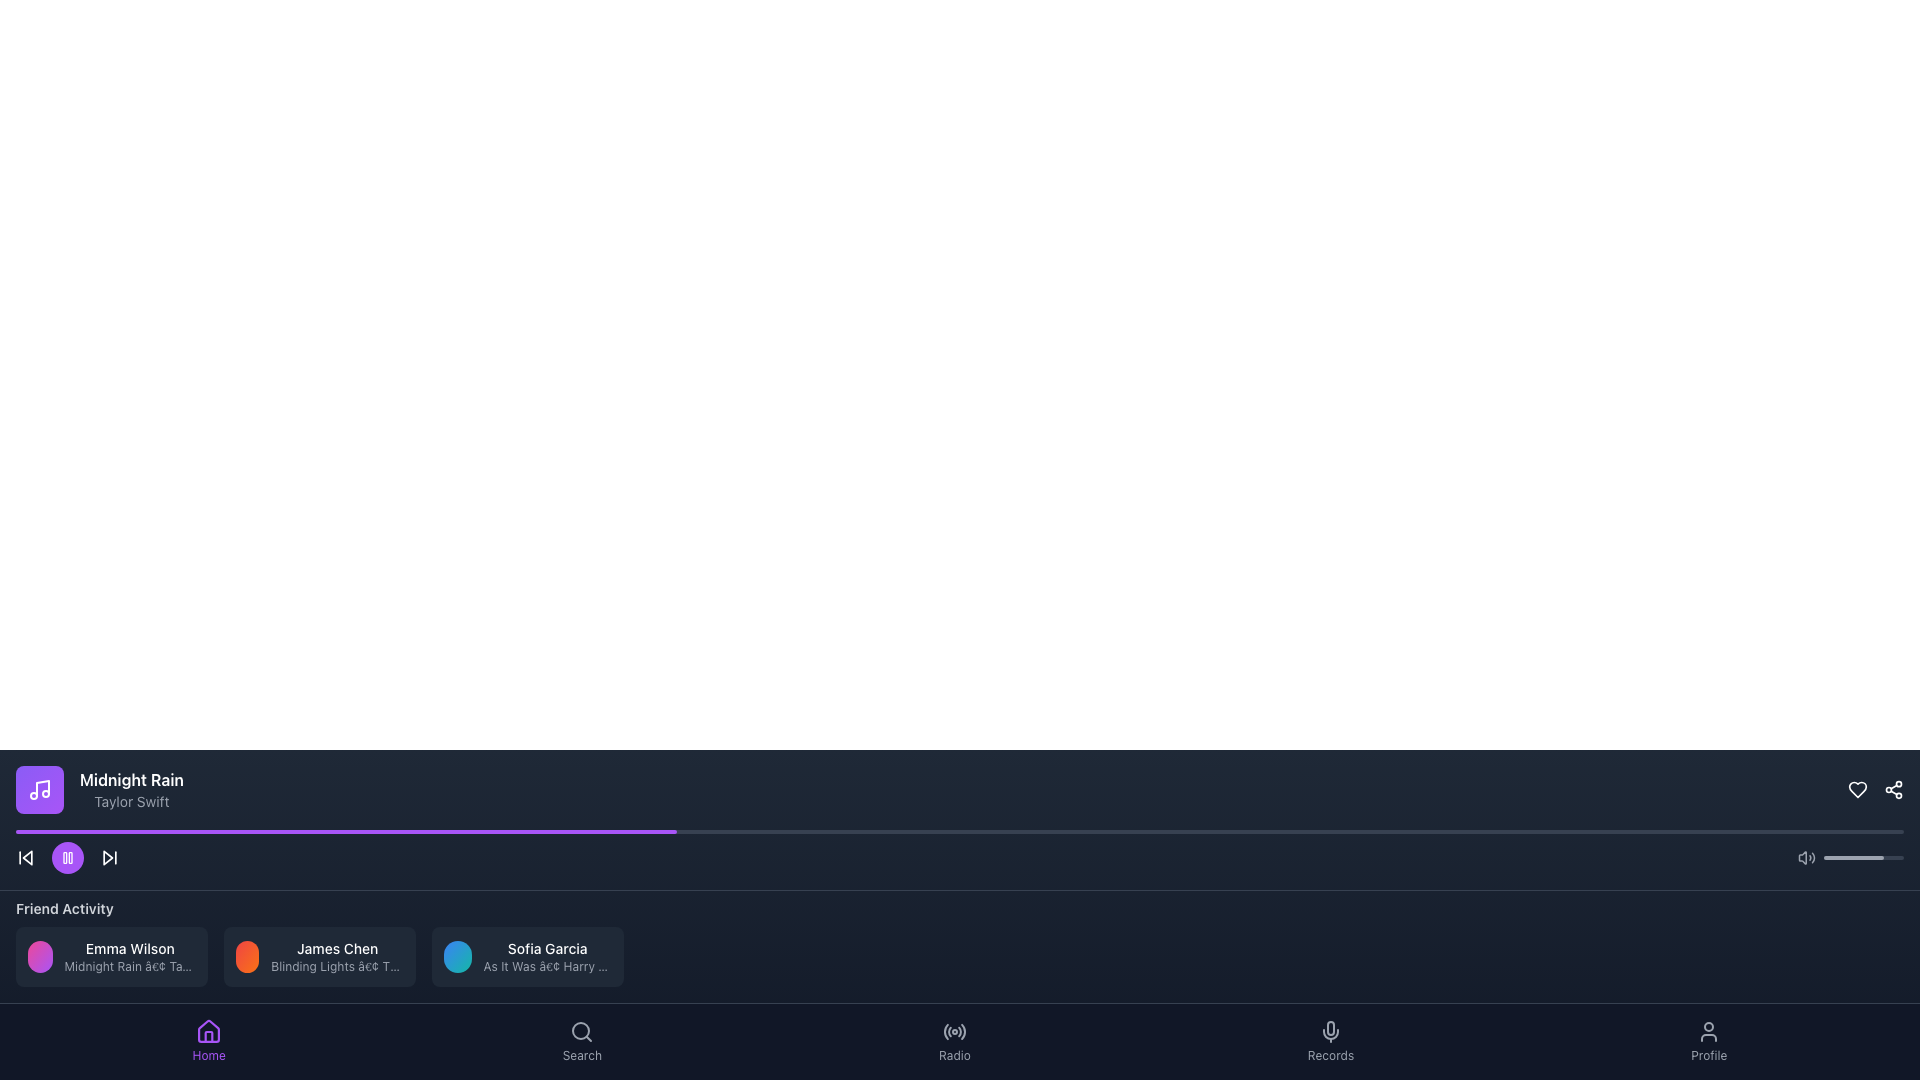 The height and width of the screenshot is (1080, 1920). I want to click on the 'skip back' graphical icon located on the left side of the bottom control bar to skip to the previous media track, so click(27, 856).